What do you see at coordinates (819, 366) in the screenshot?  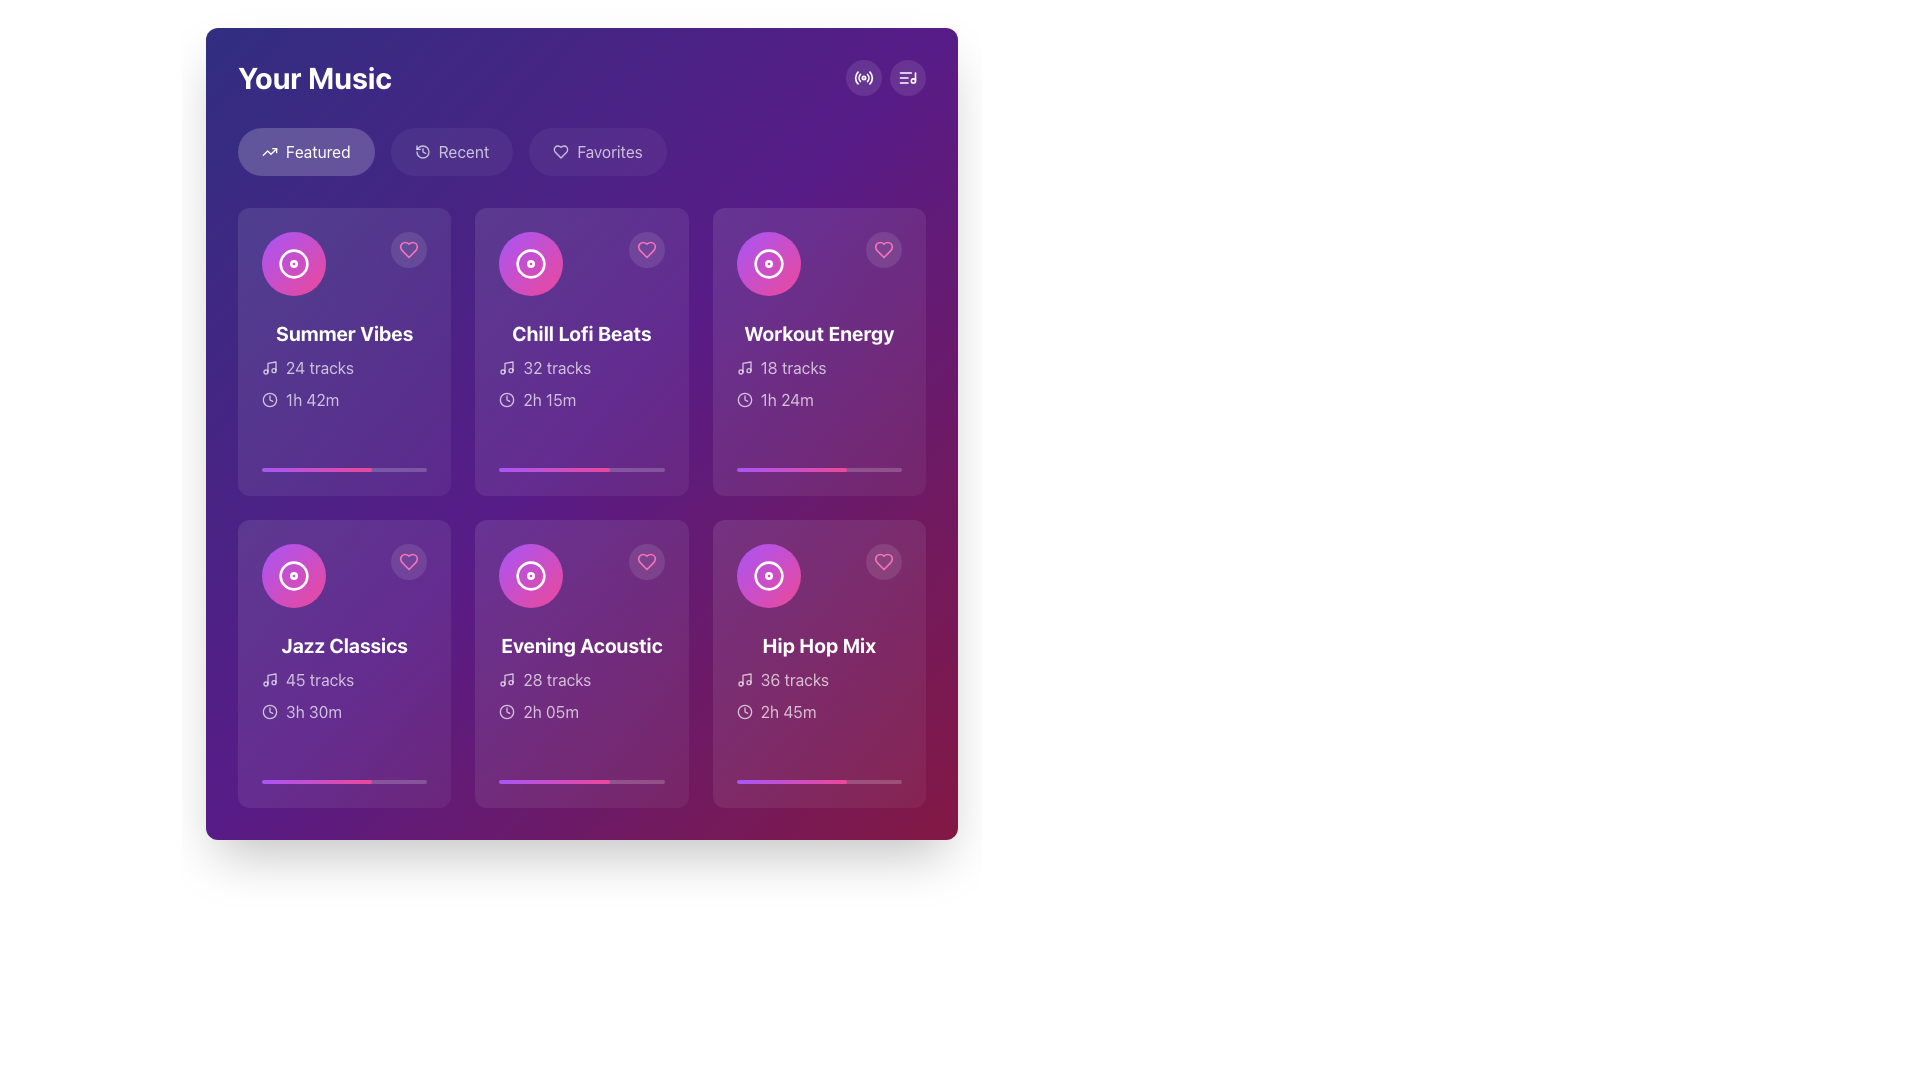 I see `the title 'Workout Energy' on the text display in the top-right corner of the grid layout` at bounding box center [819, 366].